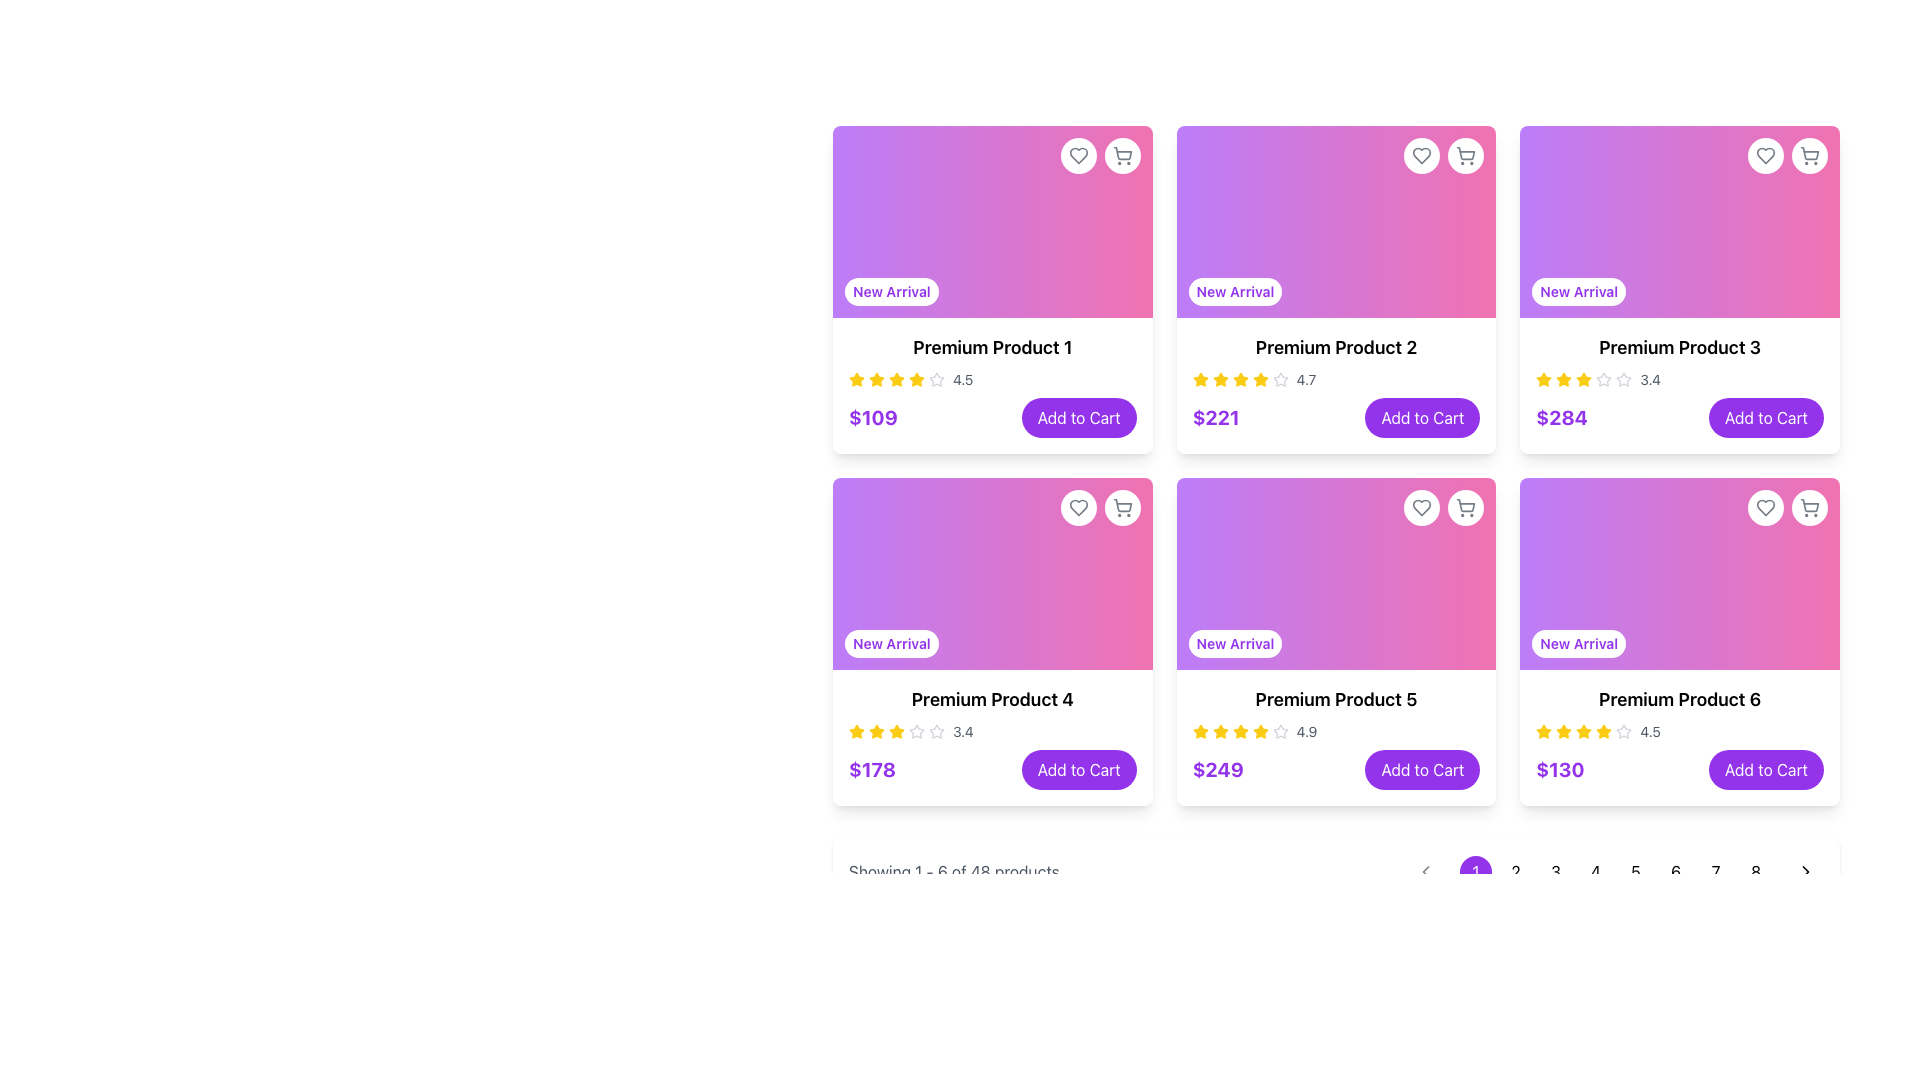 Image resolution: width=1920 pixels, height=1080 pixels. Describe the element at coordinates (935, 379) in the screenshot. I see `the second star icon representing the rating for 'Premium Product 1', which is part of a group of five stars located in the top-left product card` at that location.